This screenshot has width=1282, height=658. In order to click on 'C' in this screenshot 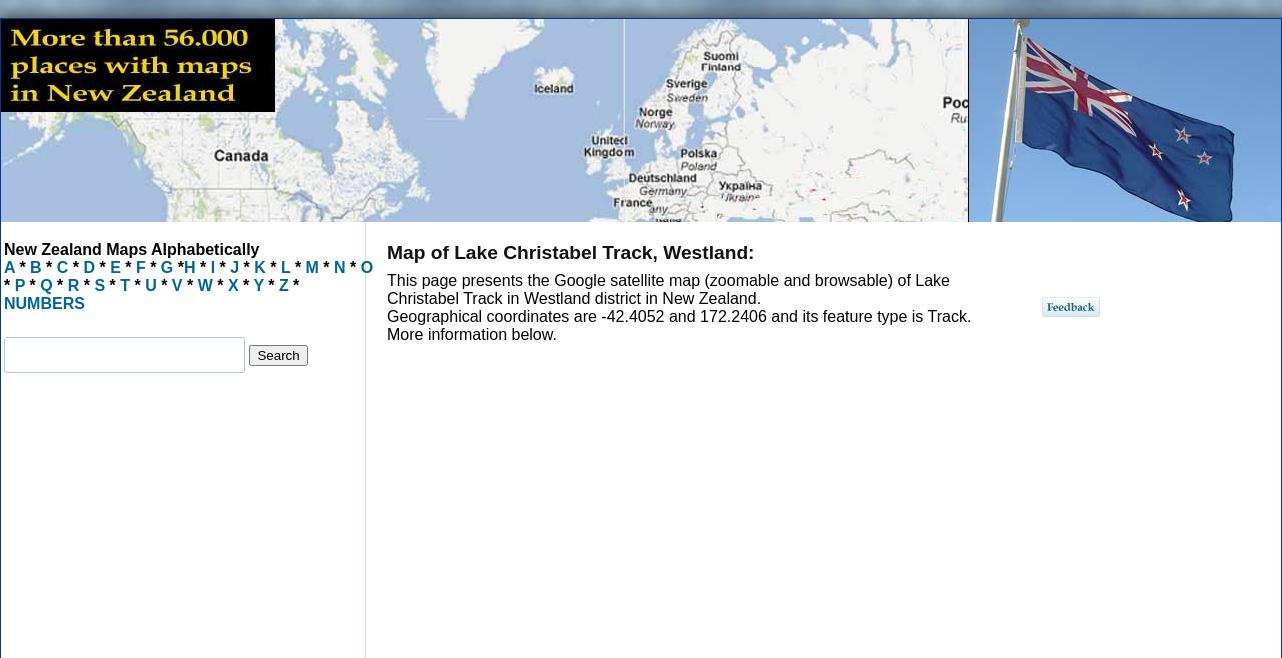, I will do `click(56, 266)`.